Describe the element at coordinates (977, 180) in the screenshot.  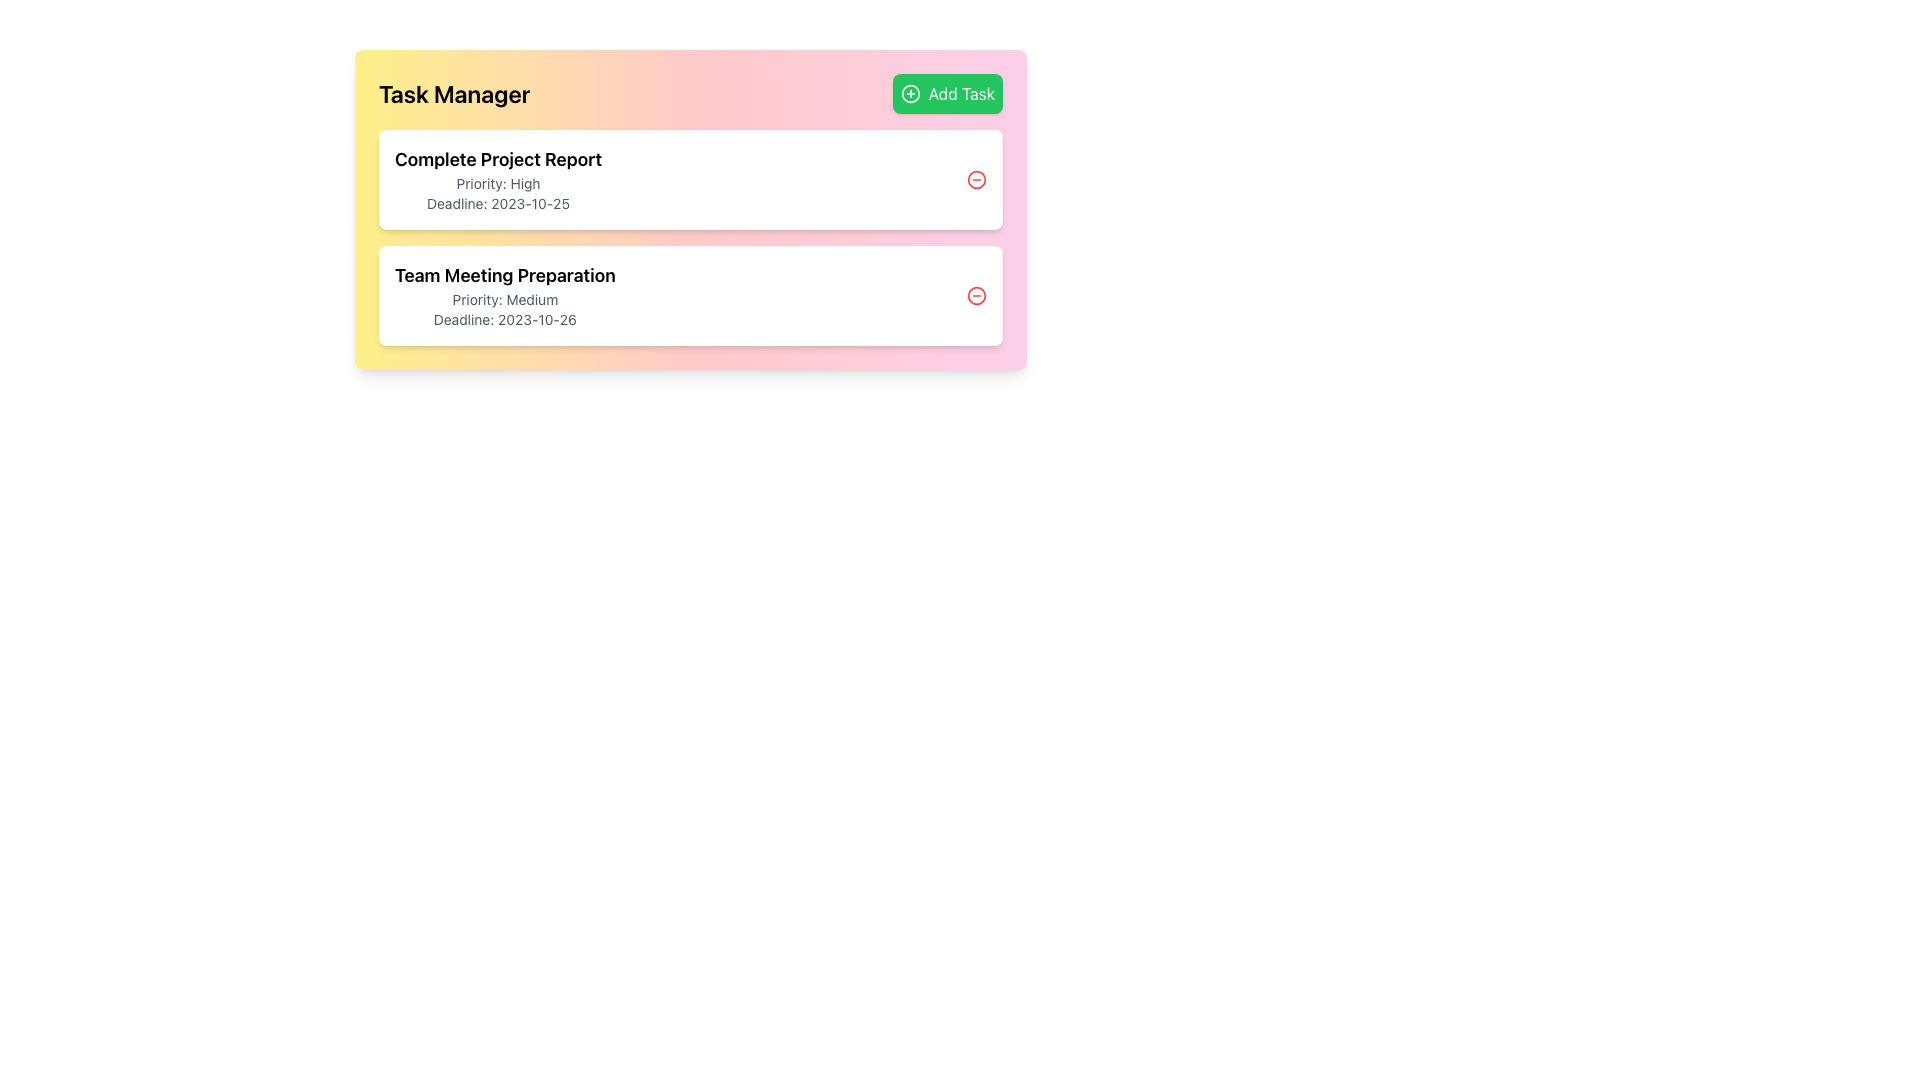
I see `the solid circular shape that represents the delete or remove icon in the 'Complete Project Report' task item section` at that location.